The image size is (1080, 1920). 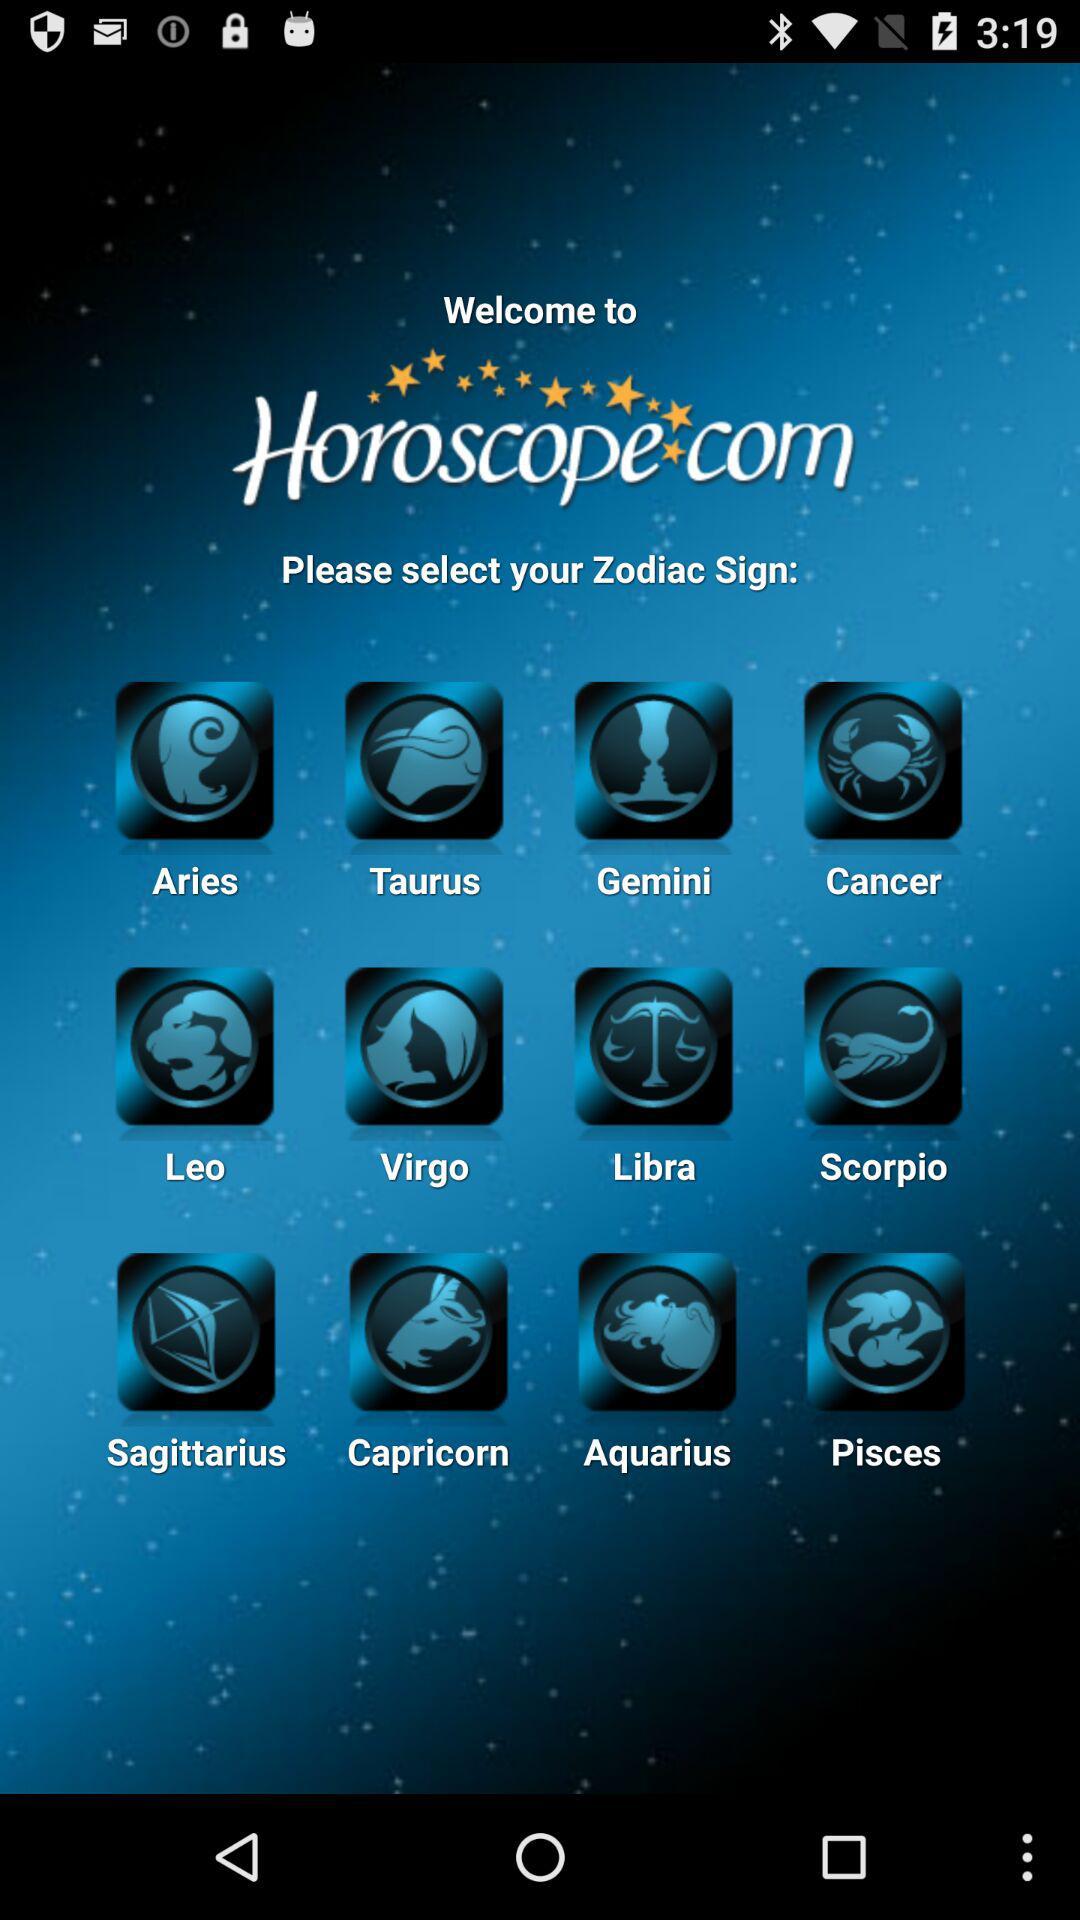 What do you see at coordinates (882, 756) in the screenshot?
I see `the cancer option` at bounding box center [882, 756].